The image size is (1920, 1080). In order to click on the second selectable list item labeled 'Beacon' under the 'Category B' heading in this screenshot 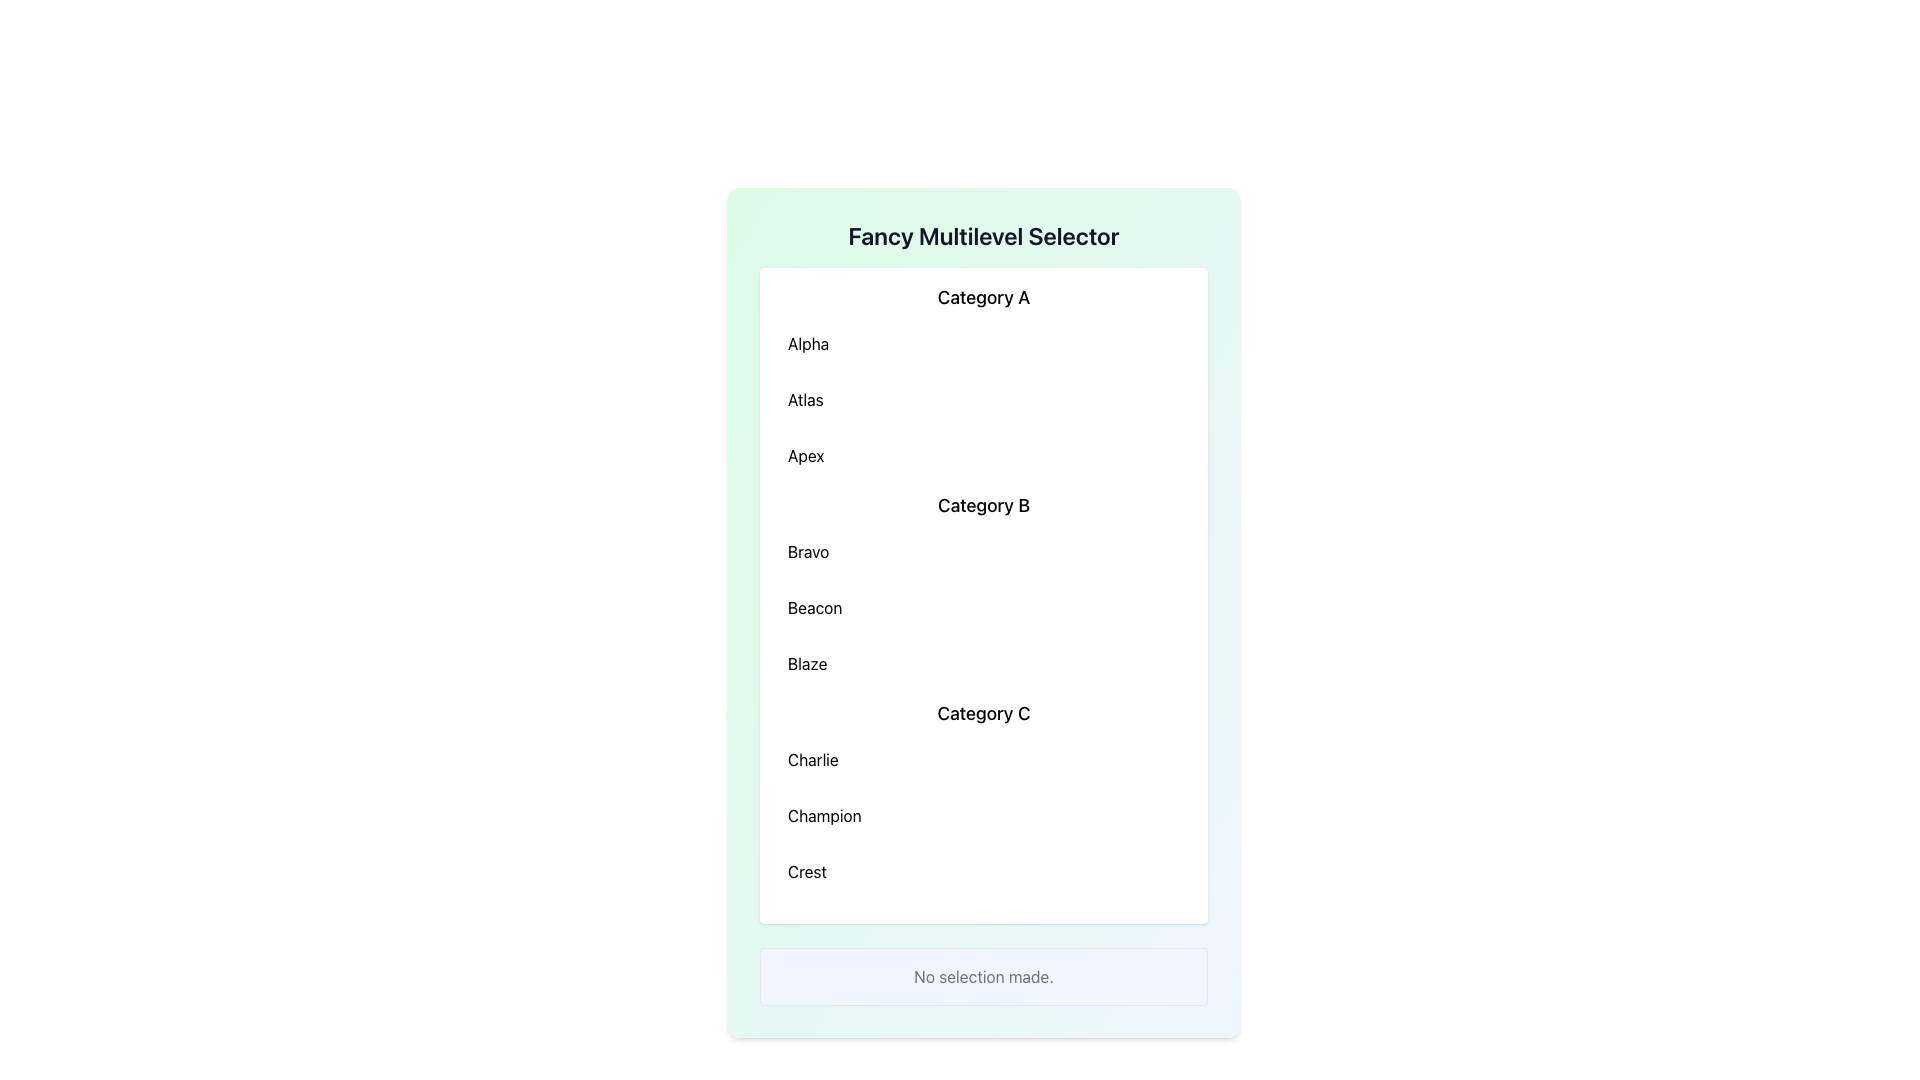, I will do `click(815, 607)`.